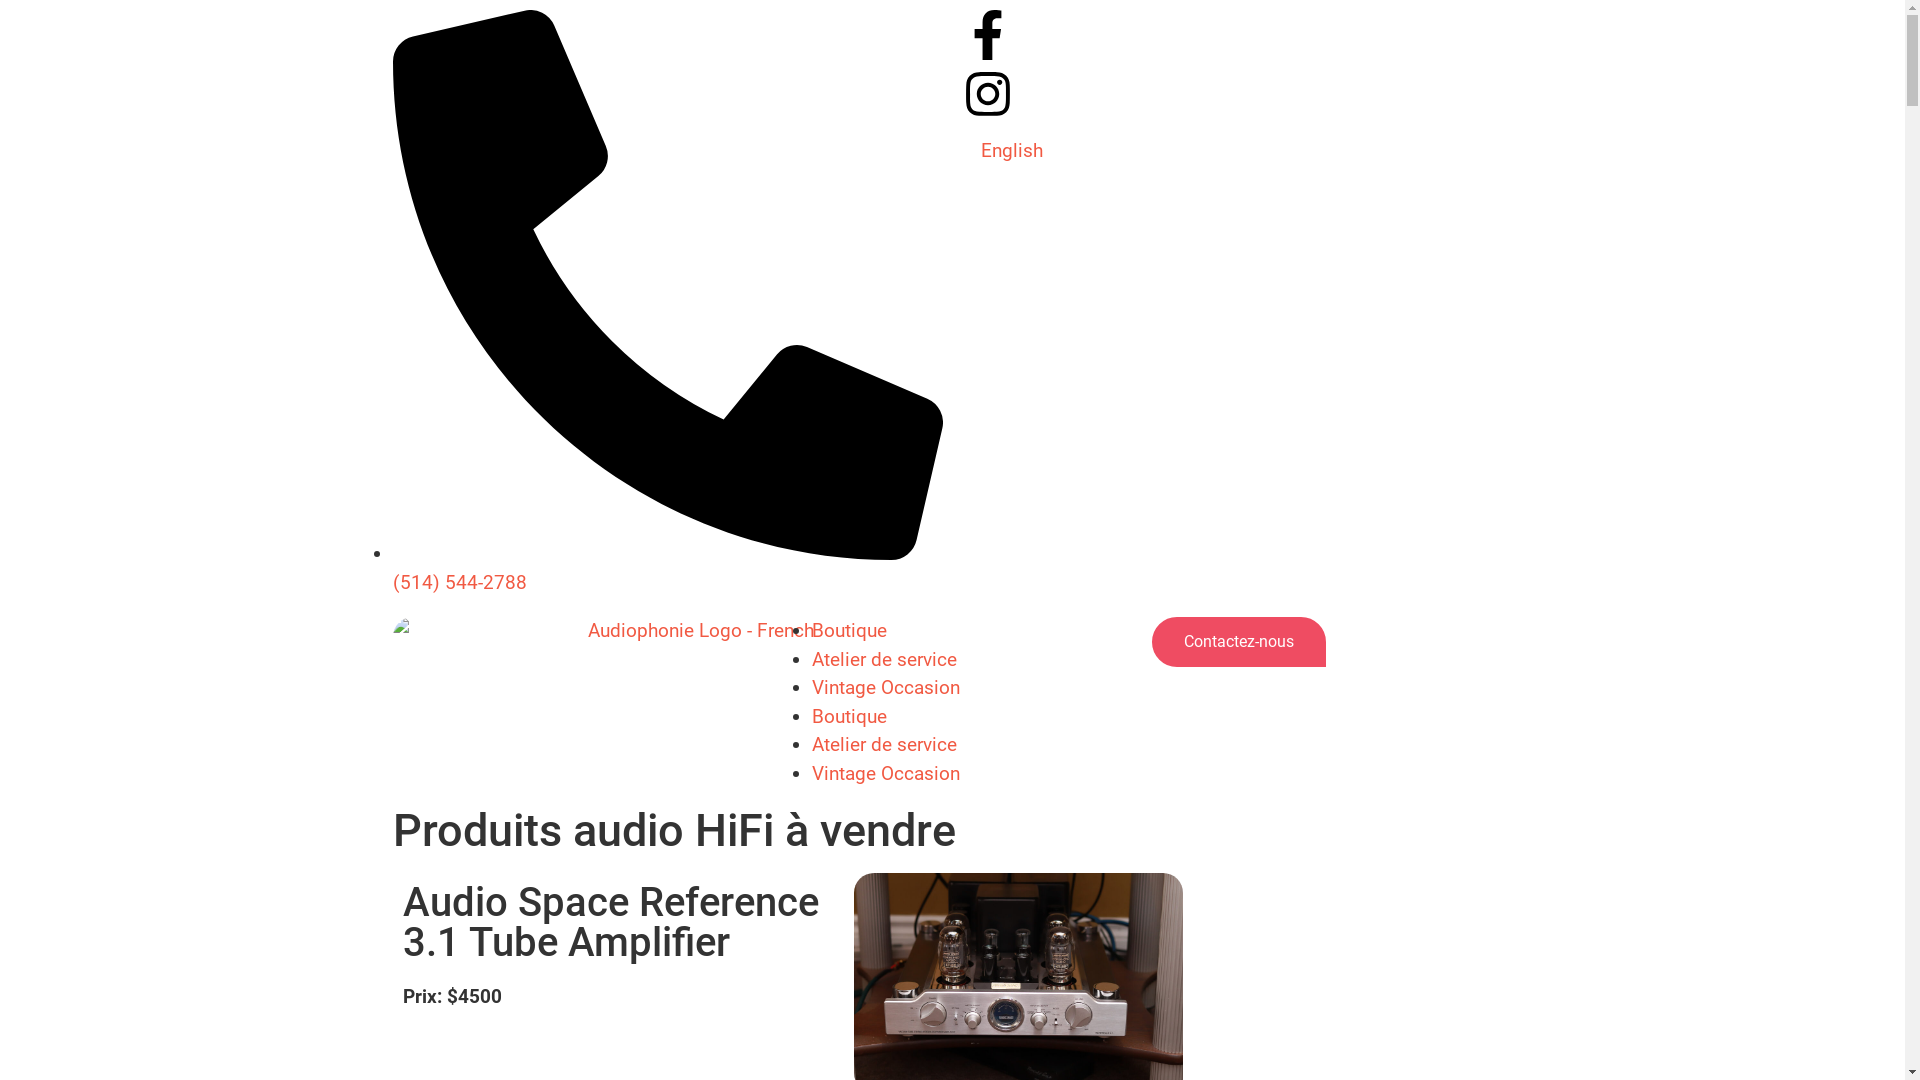 Image resolution: width=1920 pixels, height=1080 pixels. What do you see at coordinates (883, 659) in the screenshot?
I see `'Atelier de service'` at bounding box center [883, 659].